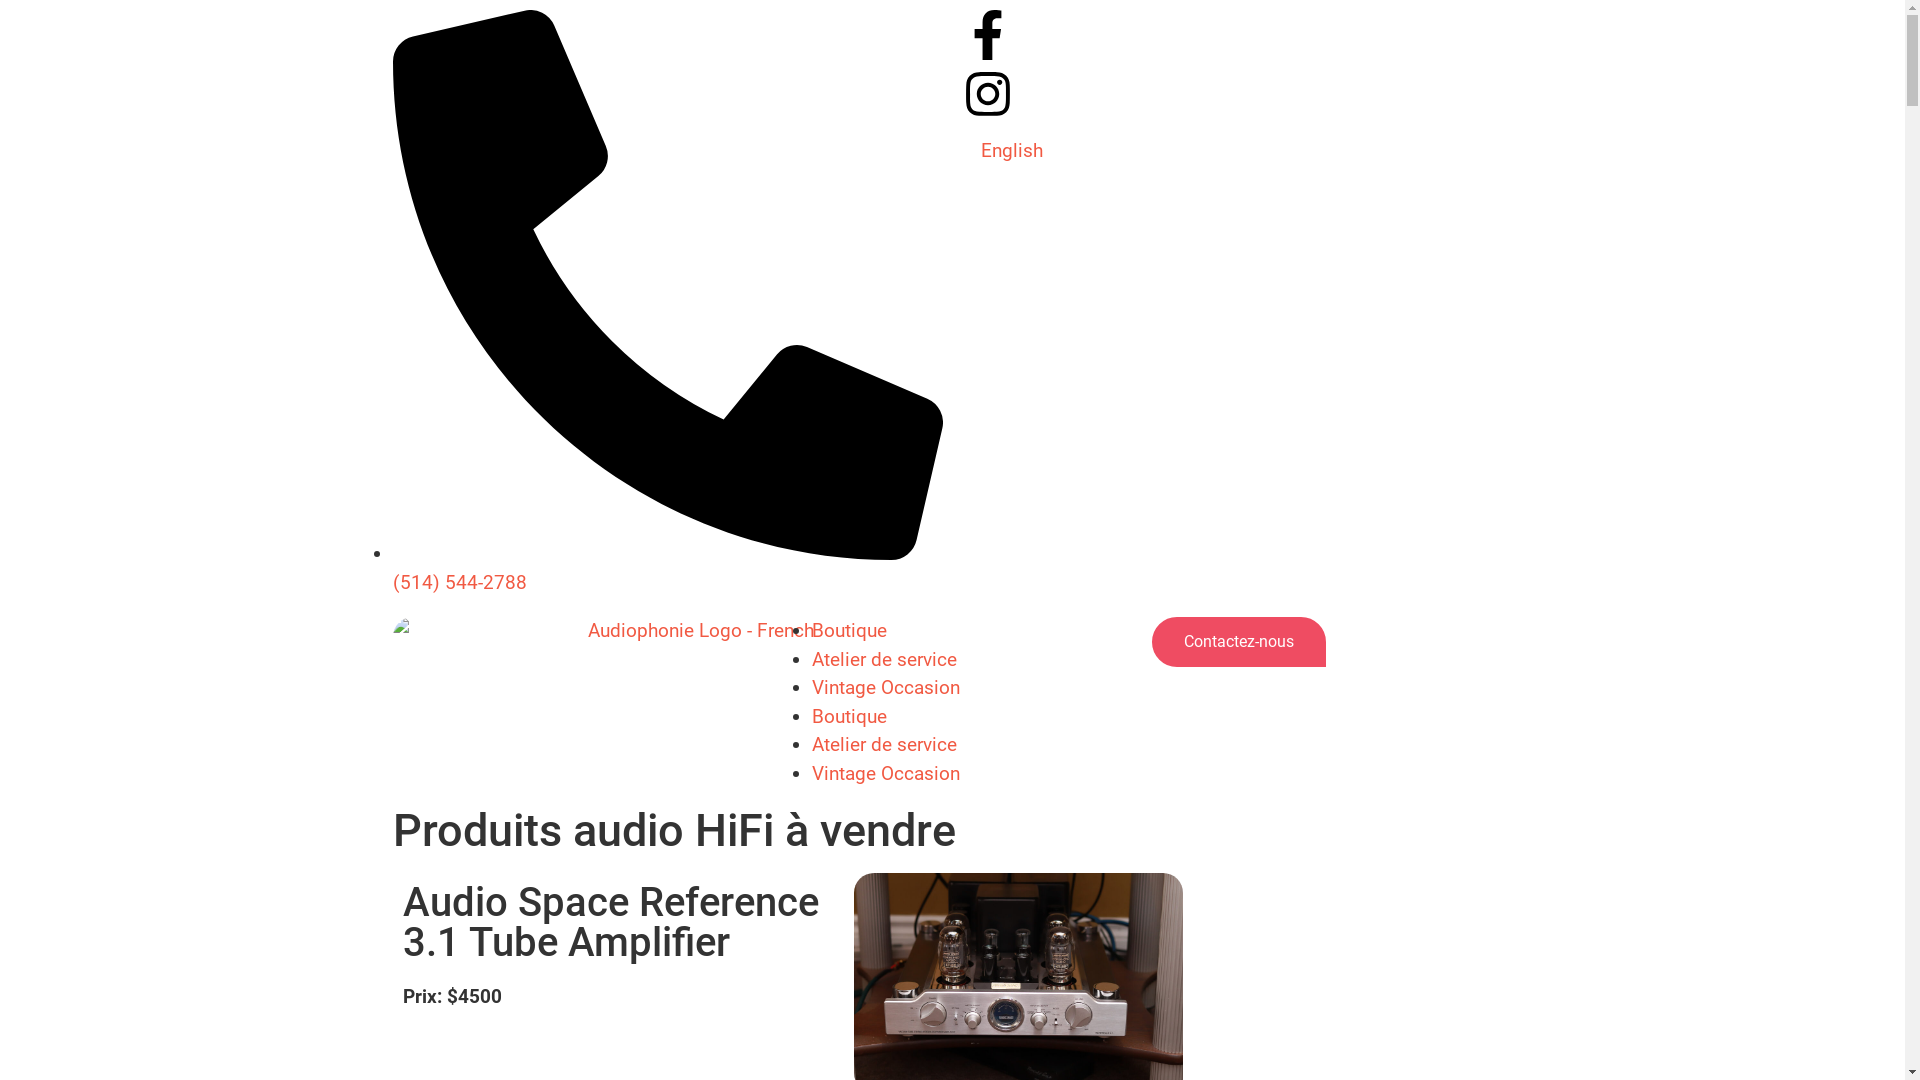 Image resolution: width=1920 pixels, height=1080 pixels. What do you see at coordinates (883, 659) in the screenshot?
I see `'Atelier de service'` at bounding box center [883, 659].